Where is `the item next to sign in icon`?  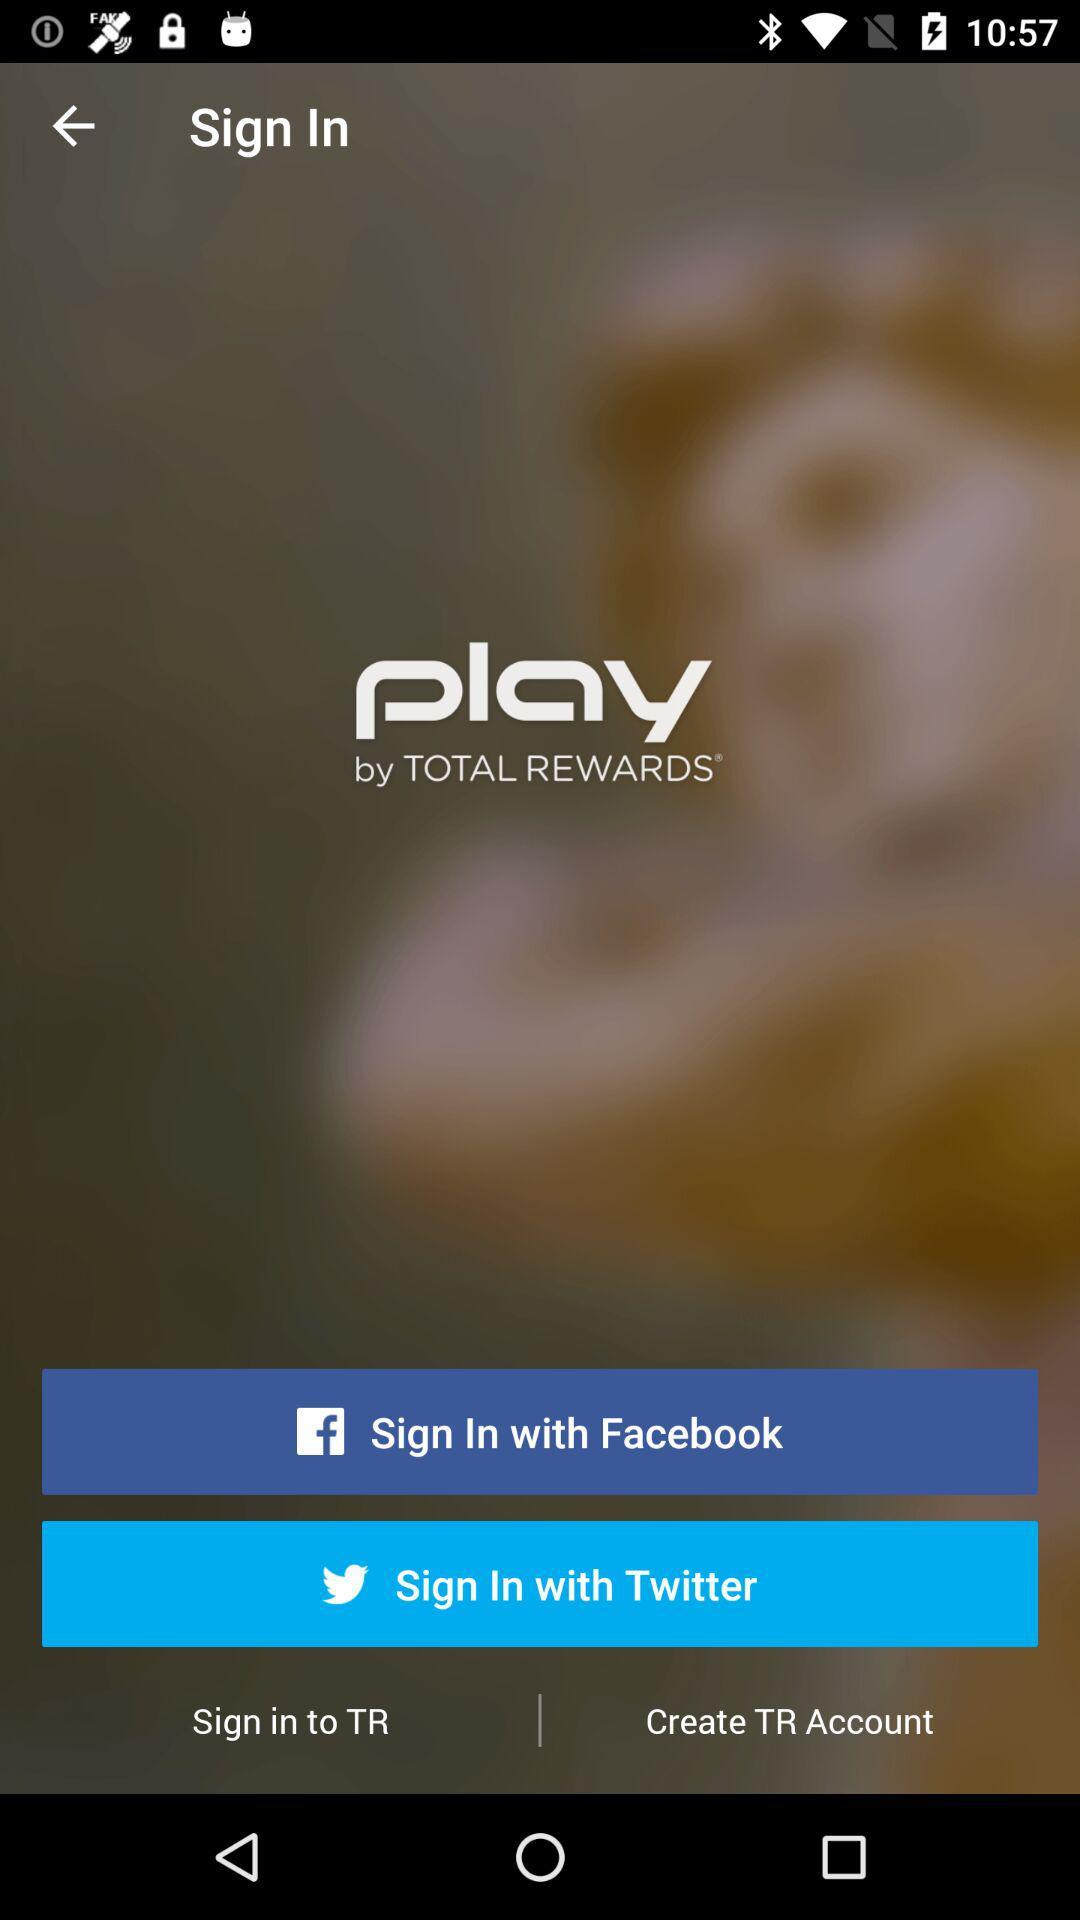 the item next to sign in icon is located at coordinates (72, 124).